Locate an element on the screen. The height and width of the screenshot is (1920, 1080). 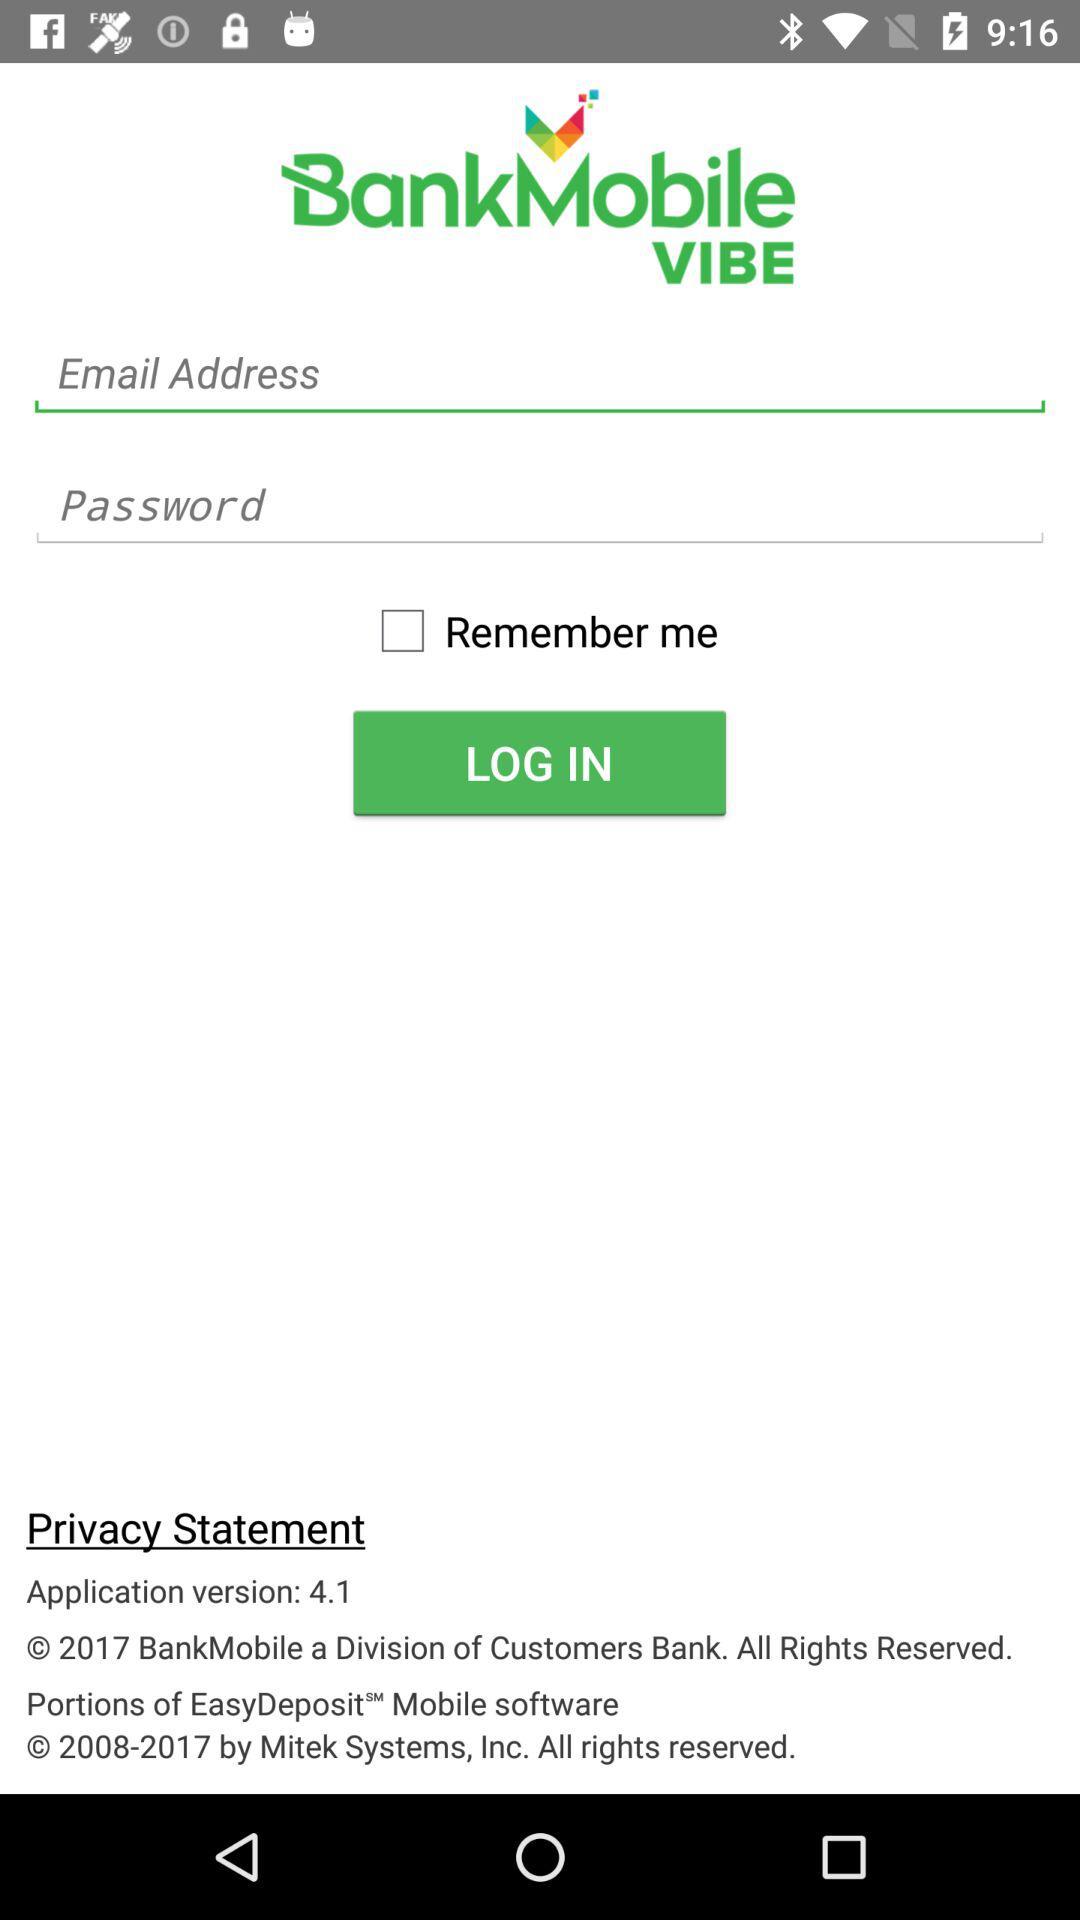
icon above log in item is located at coordinates (538, 629).